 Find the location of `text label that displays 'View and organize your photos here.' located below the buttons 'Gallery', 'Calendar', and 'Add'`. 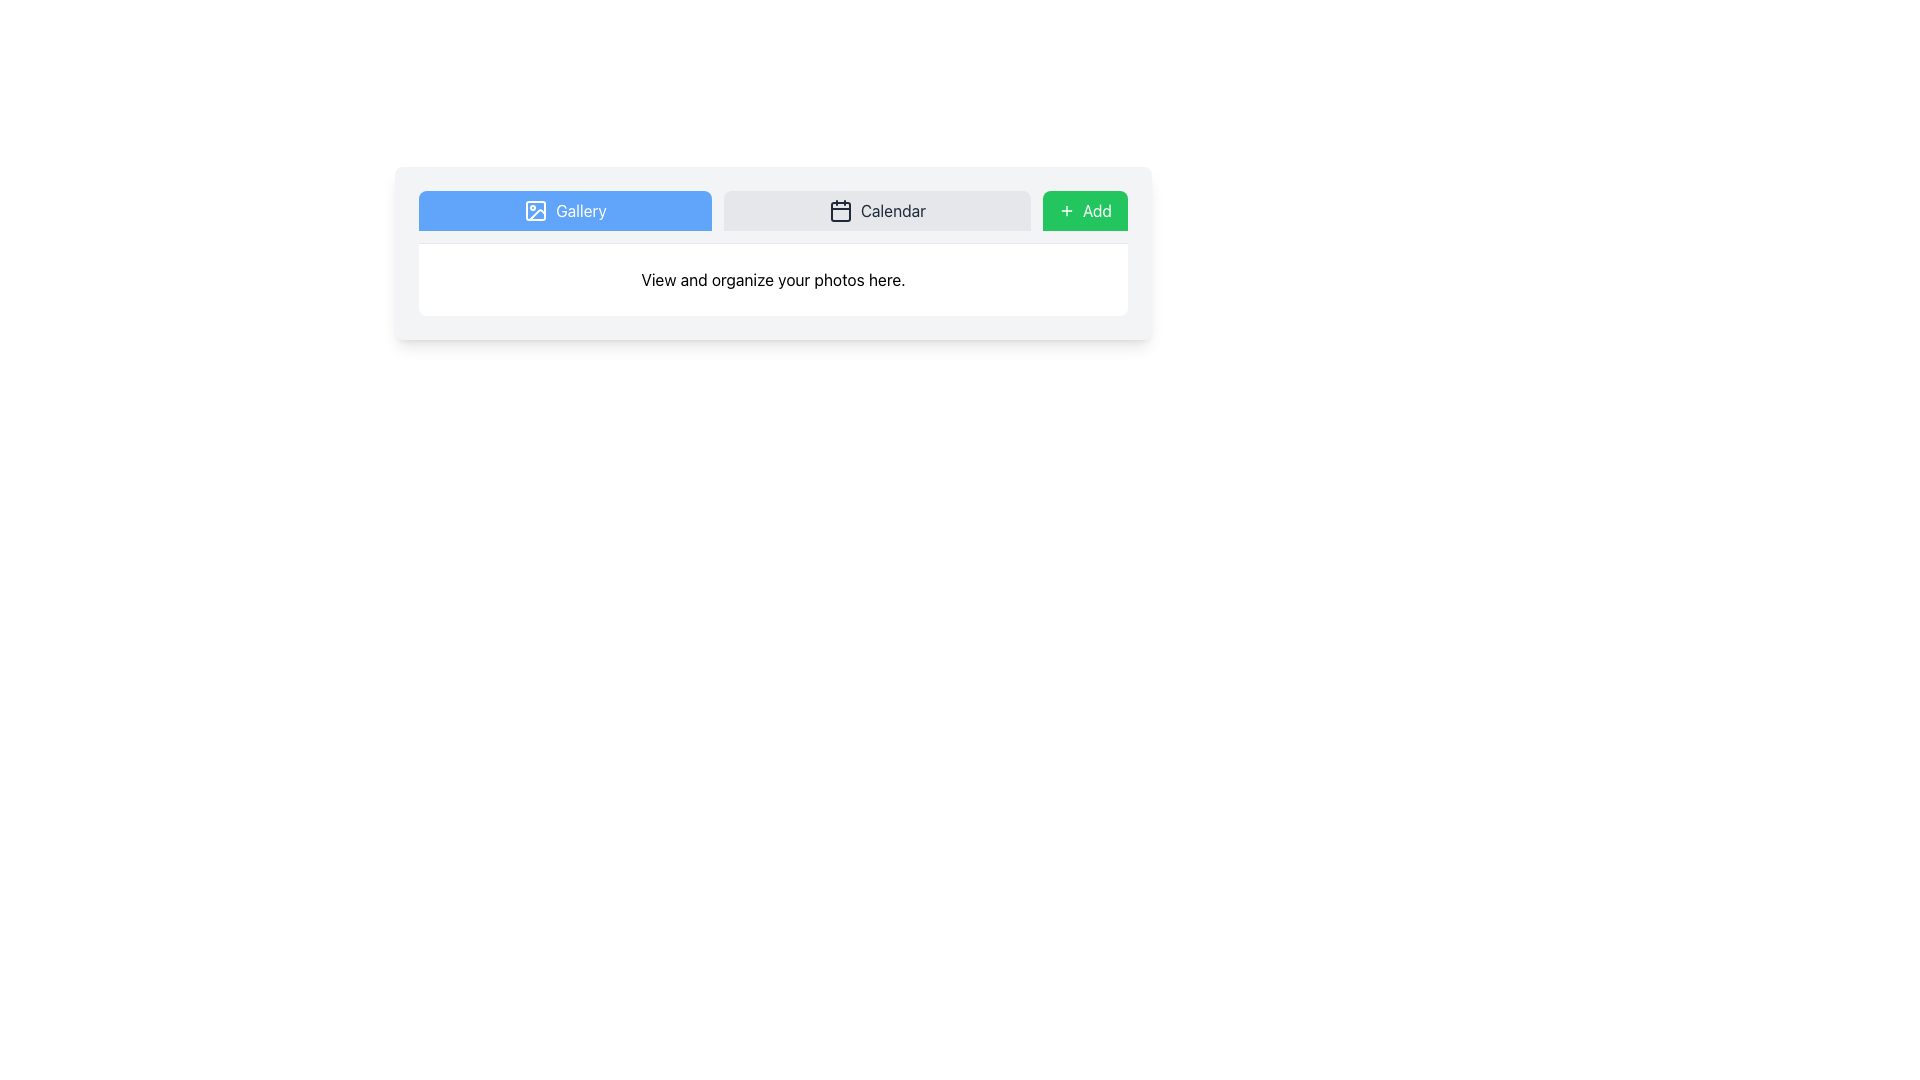

text label that displays 'View and organize your photos here.' located below the buttons 'Gallery', 'Calendar', and 'Add' is located at coordinates (772, 280).